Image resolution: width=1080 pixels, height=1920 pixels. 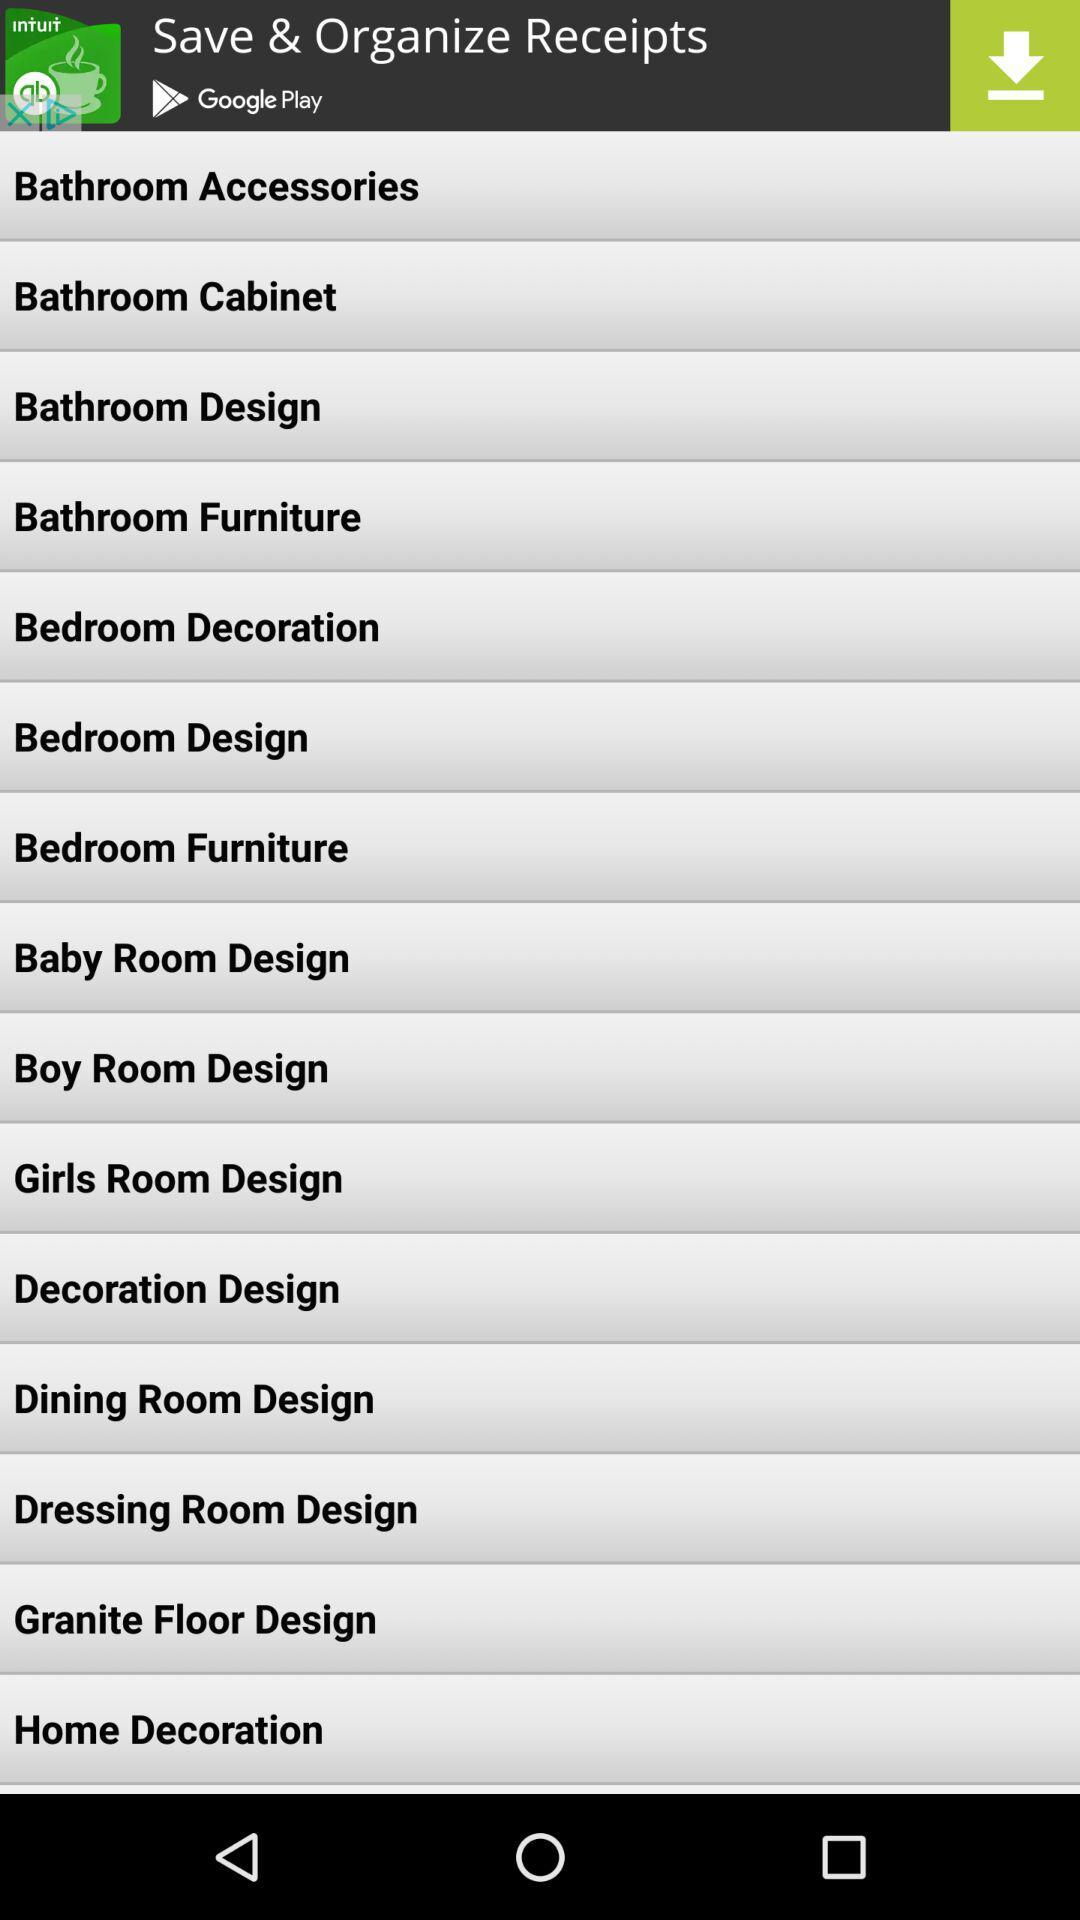 What do you see at coordinates (540, 65) in the screenshot?
I see `share the article` at bounding box center [540, 65].